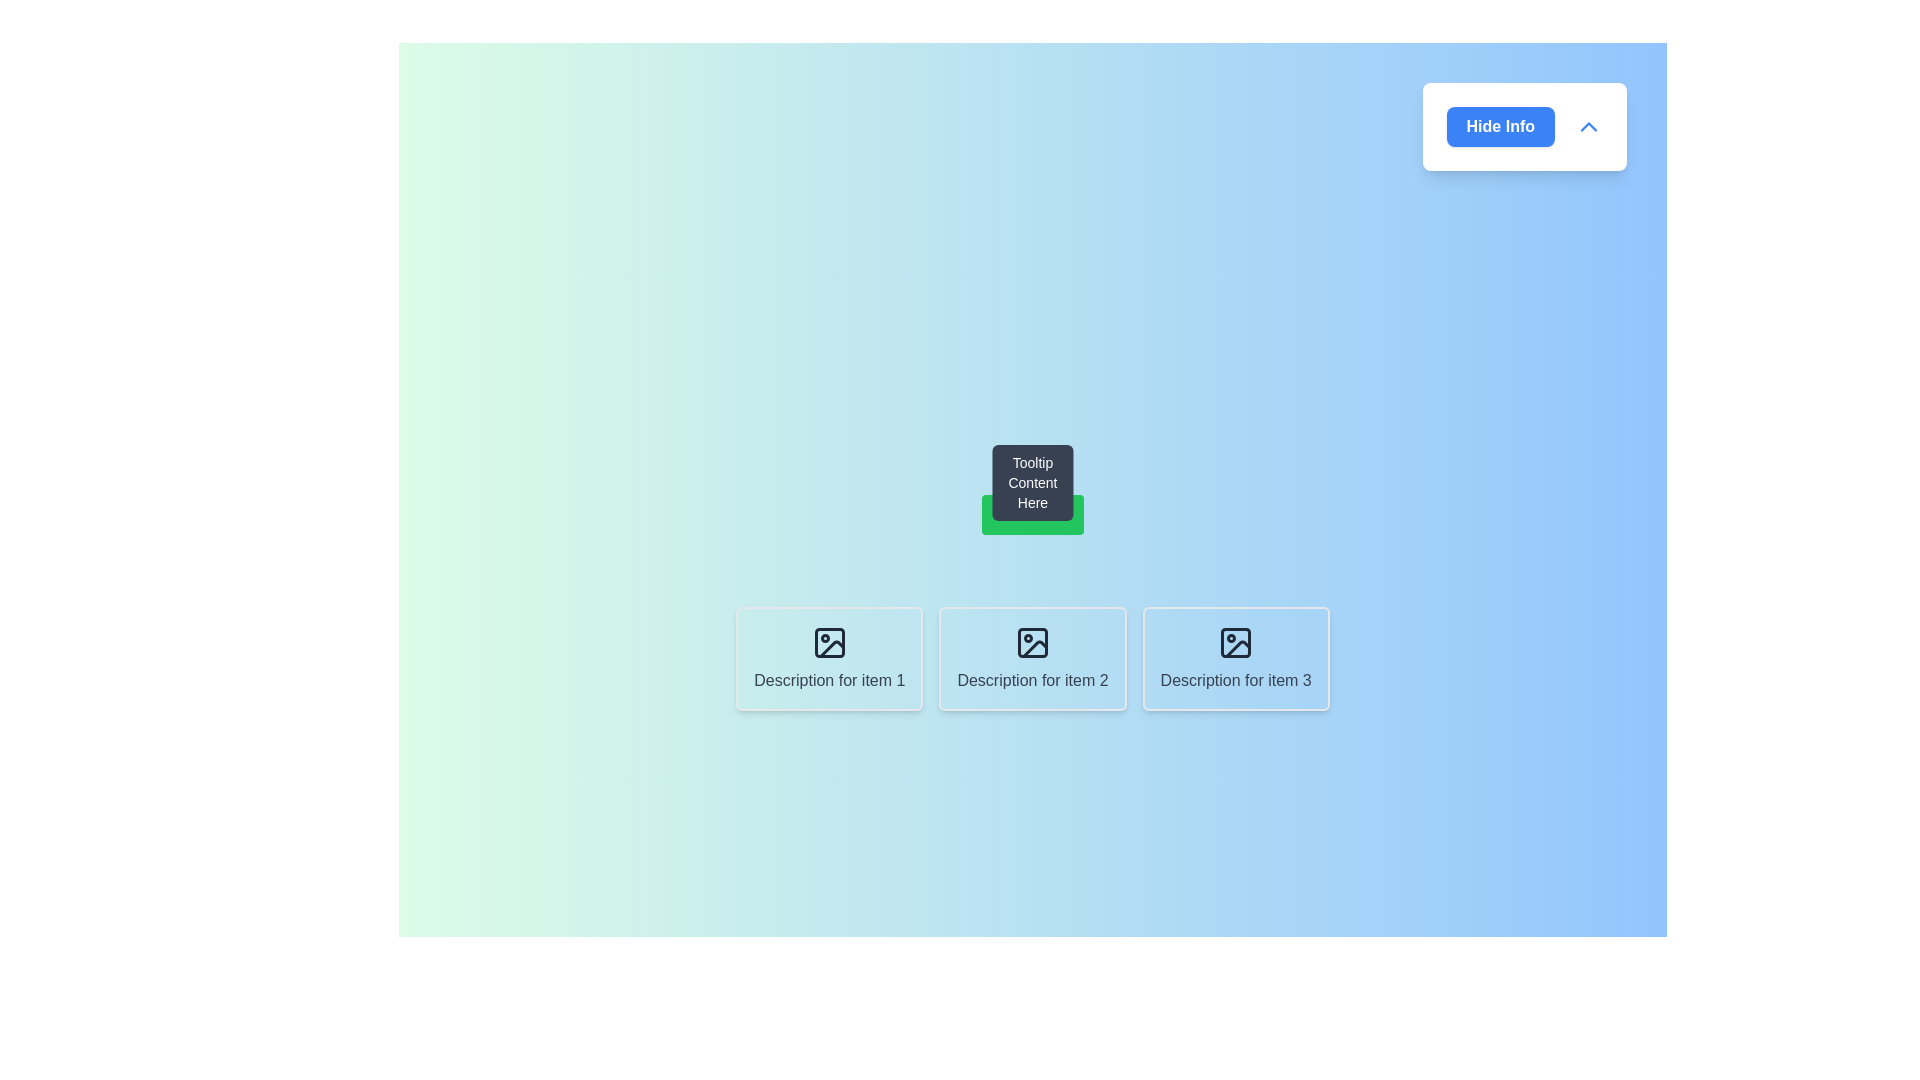  Describe the element at coordinates (1032, 680) in the screenshot. I see `the text label reading 'Description for item 2', which is styled in a smaller, muted gray font and positioned below an image icon in a card-like structure` at that location.